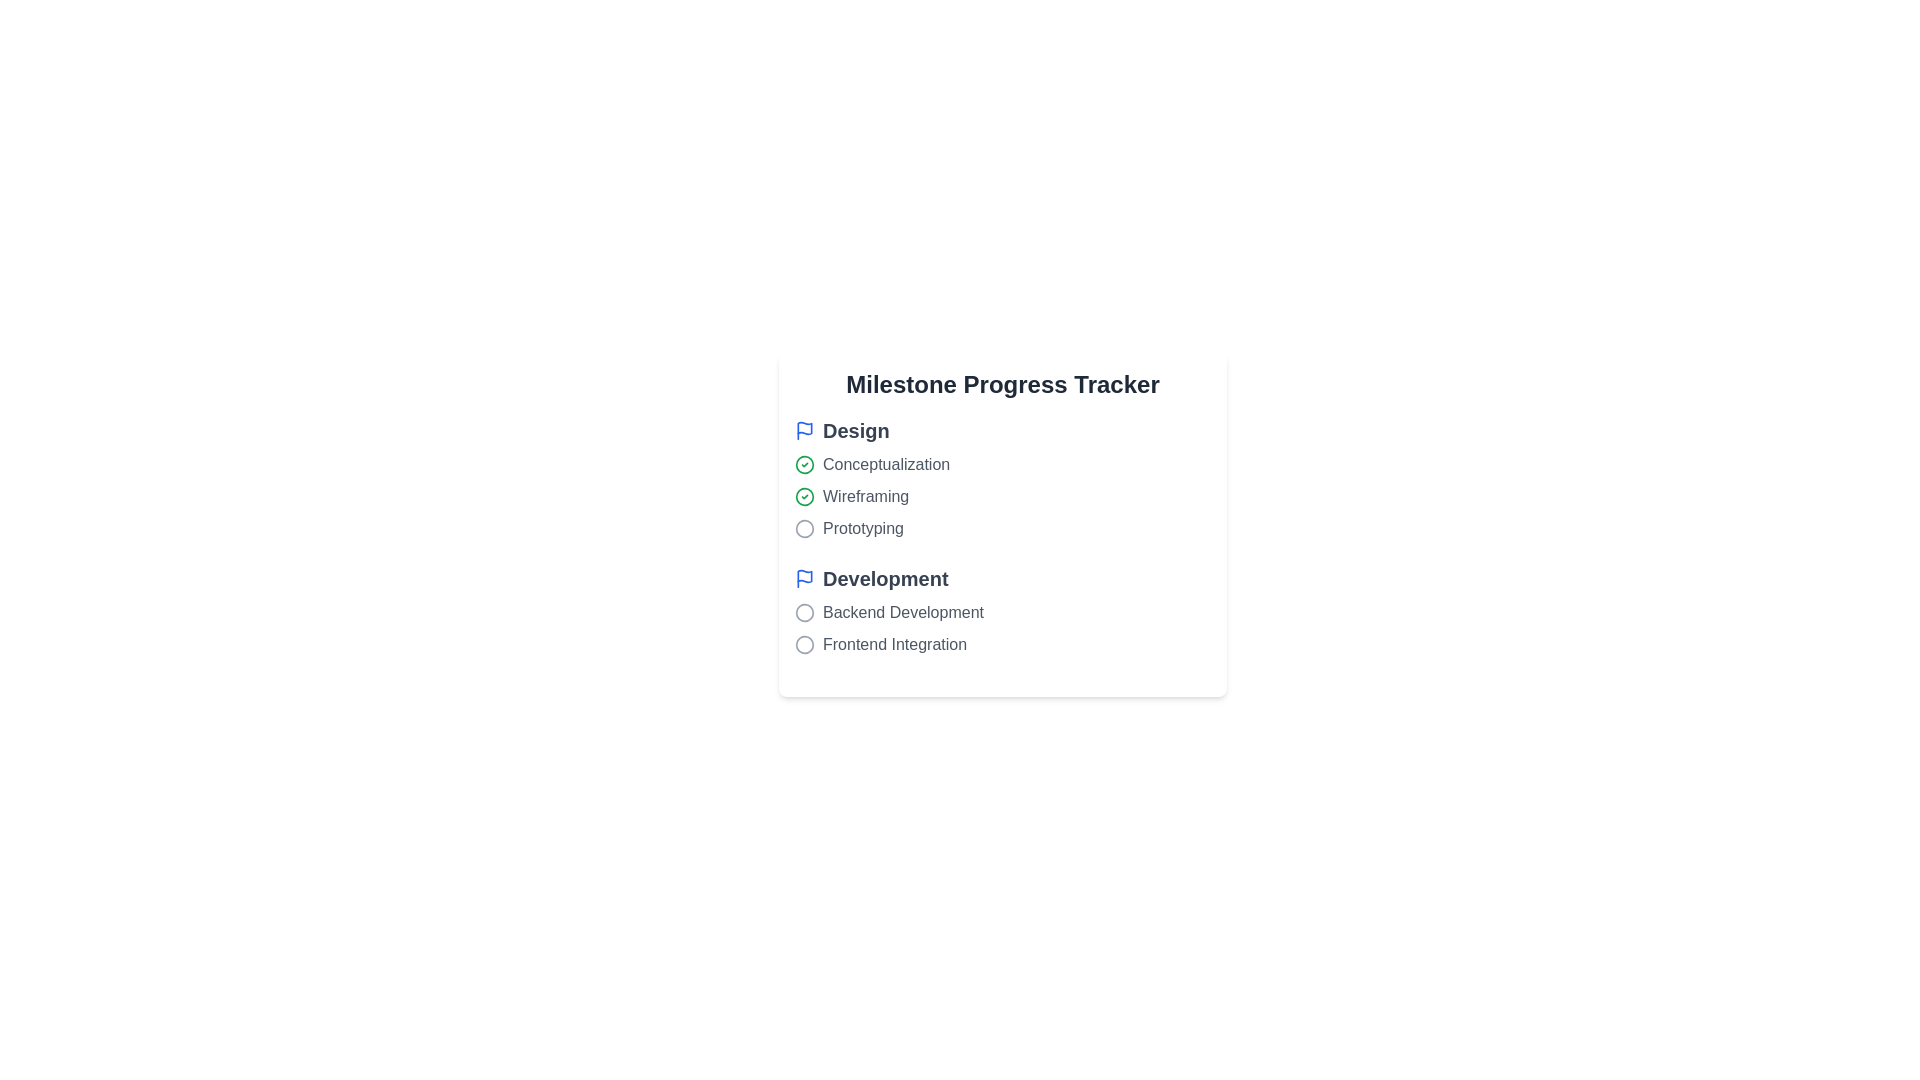 The height and width of the screenshot is (1080, 1920). What do you see at coordinates (805, 496) in the screenshot?
I see `the circular outline icon with a green stroke next to the text 'Conceptualization' in the milestone progress tracker` at bounding box center [805, 496].